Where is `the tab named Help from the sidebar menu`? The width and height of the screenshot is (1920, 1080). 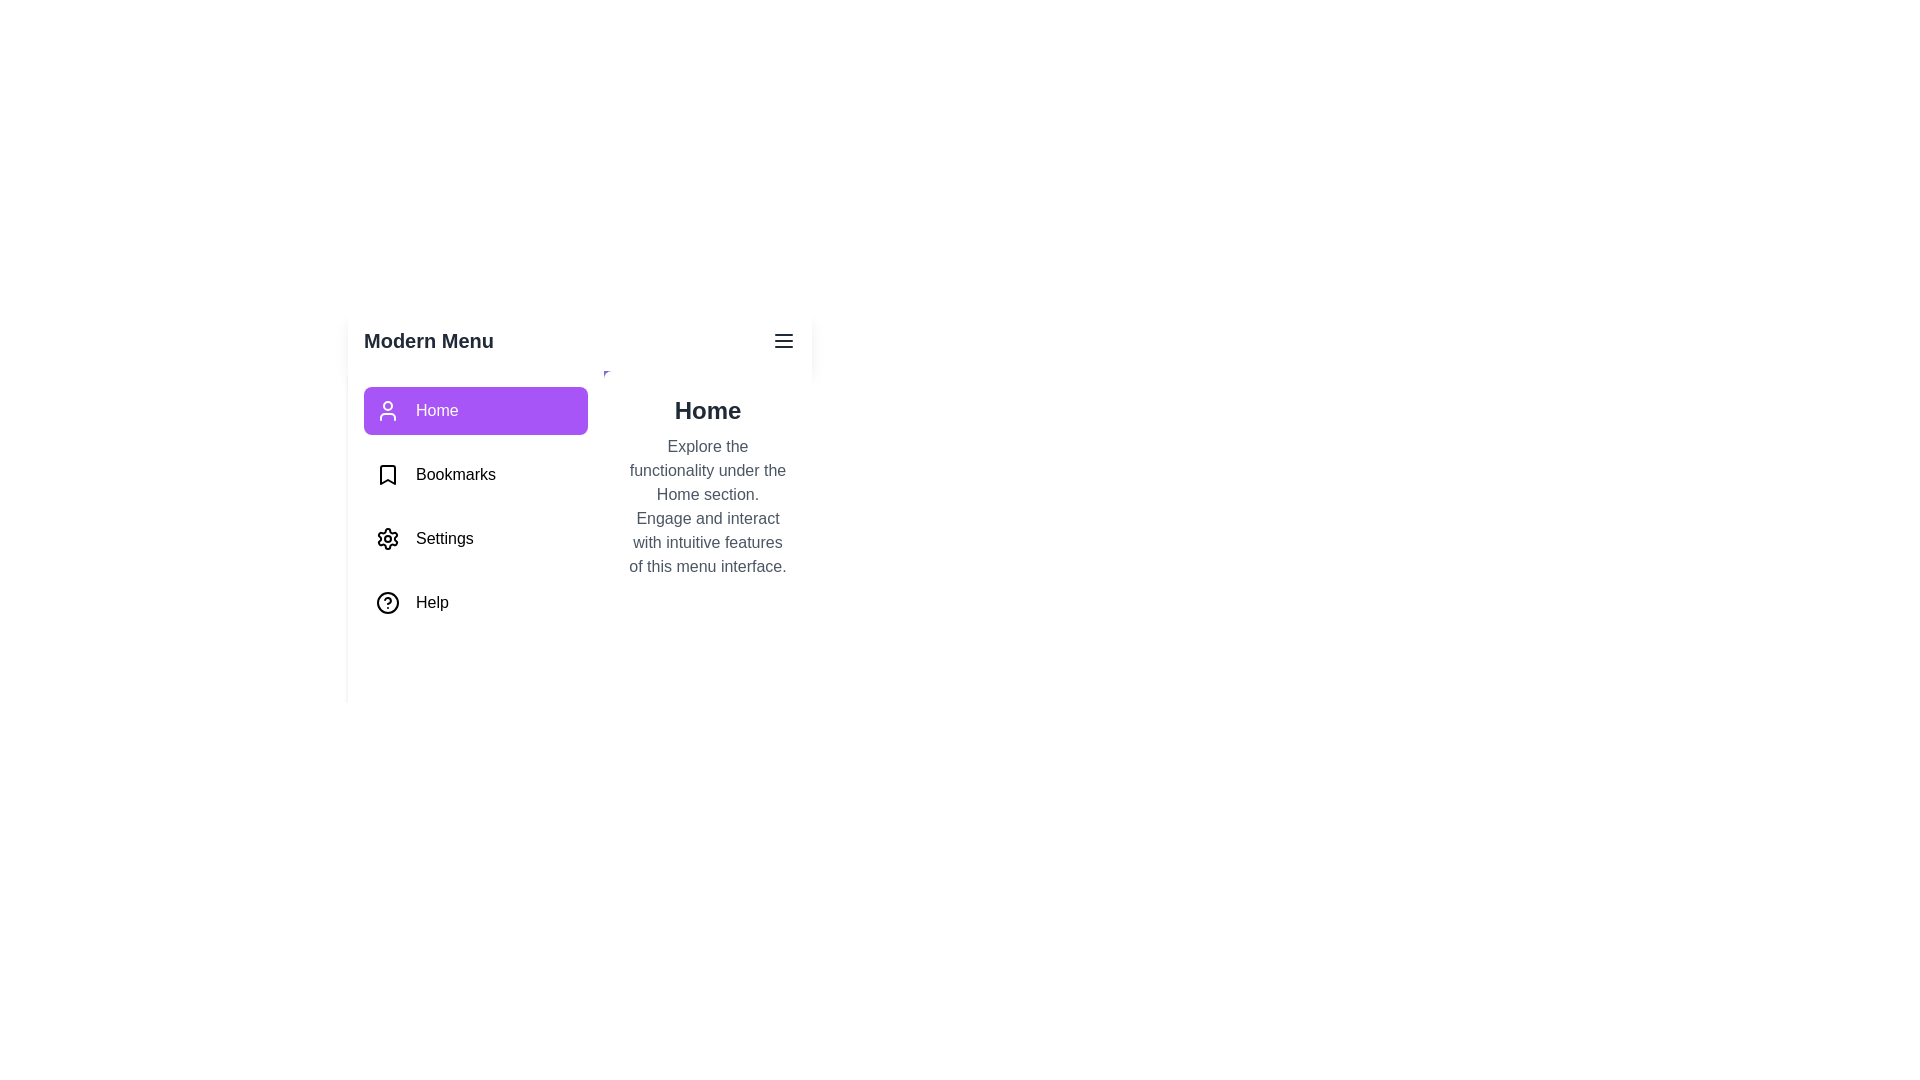 the tab named Help from the sidebar menu is located at coordinates (474, 601).